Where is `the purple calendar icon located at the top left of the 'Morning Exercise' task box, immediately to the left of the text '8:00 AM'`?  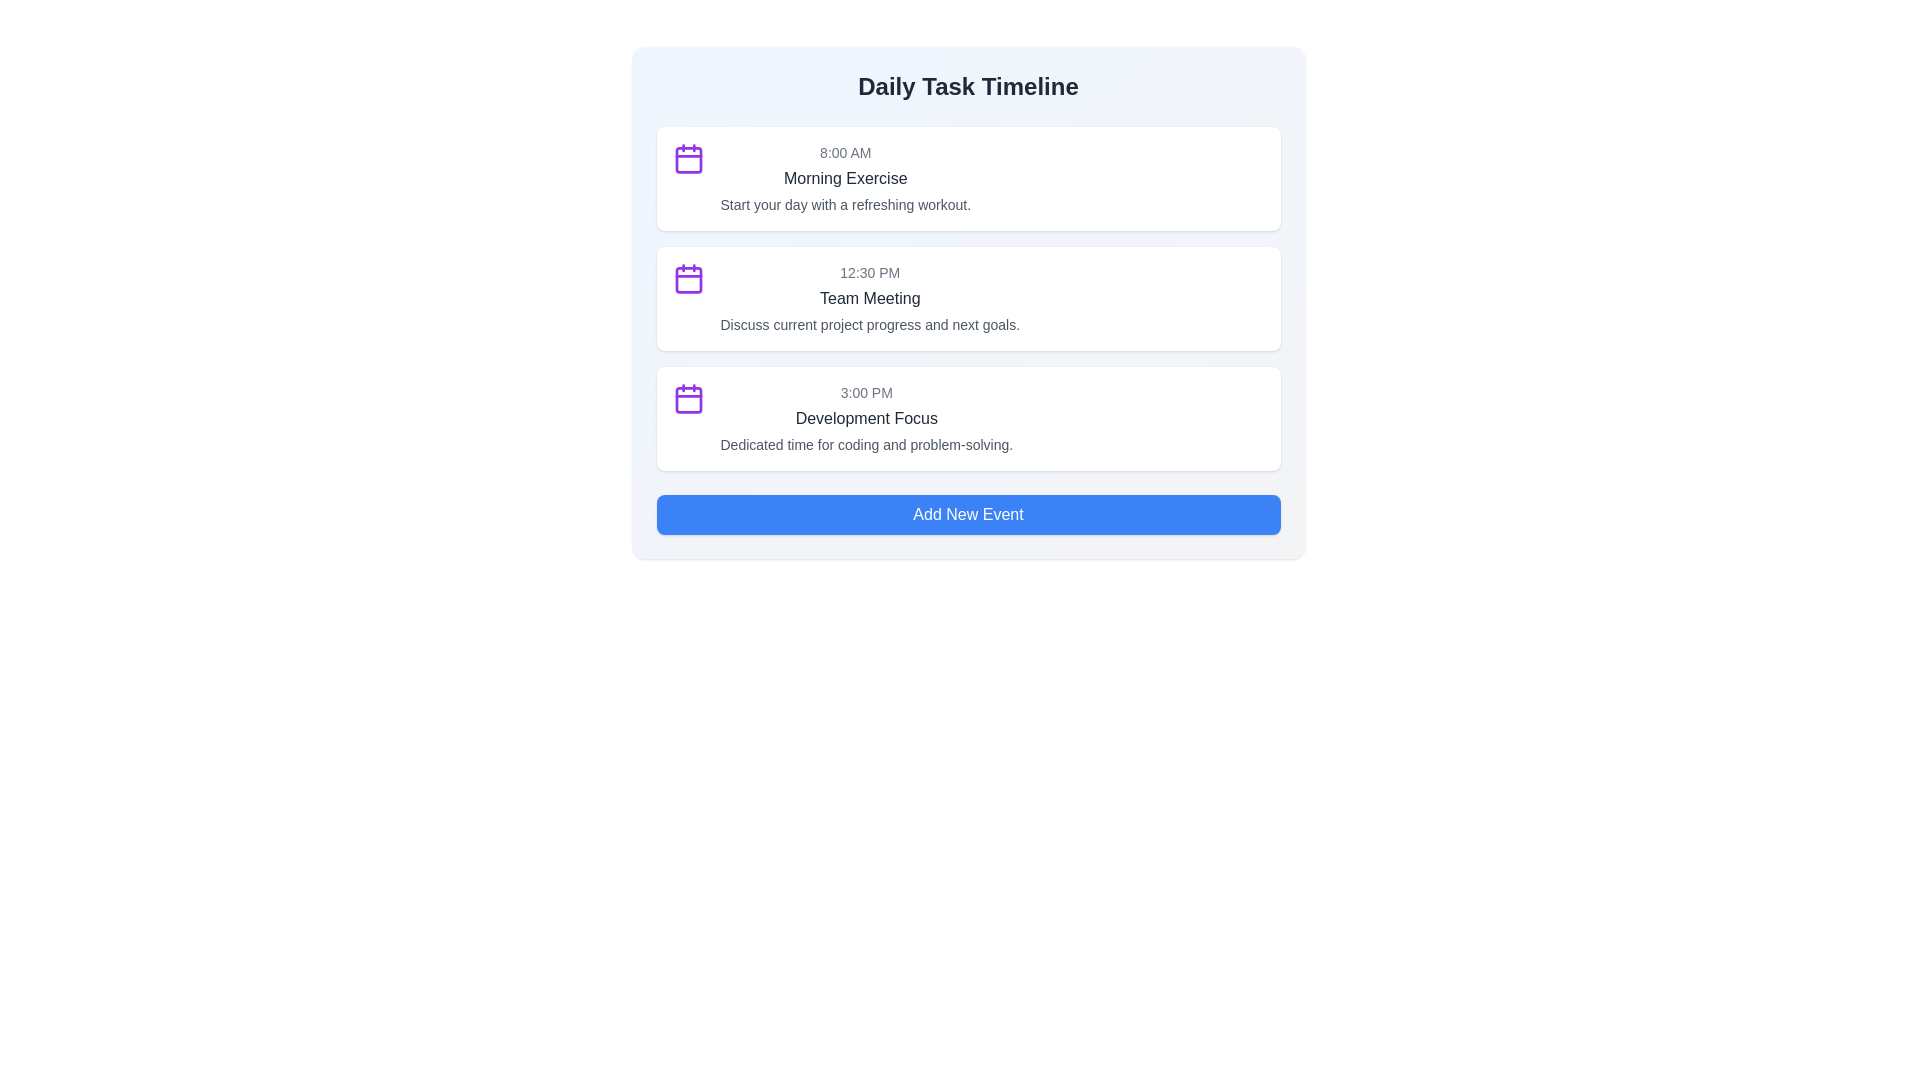
the purple calendar icon located at the top left of the 'Morning Exercise' task box, immediately to the left of the text '8:00 AM' is located at coordinates (688, 157).